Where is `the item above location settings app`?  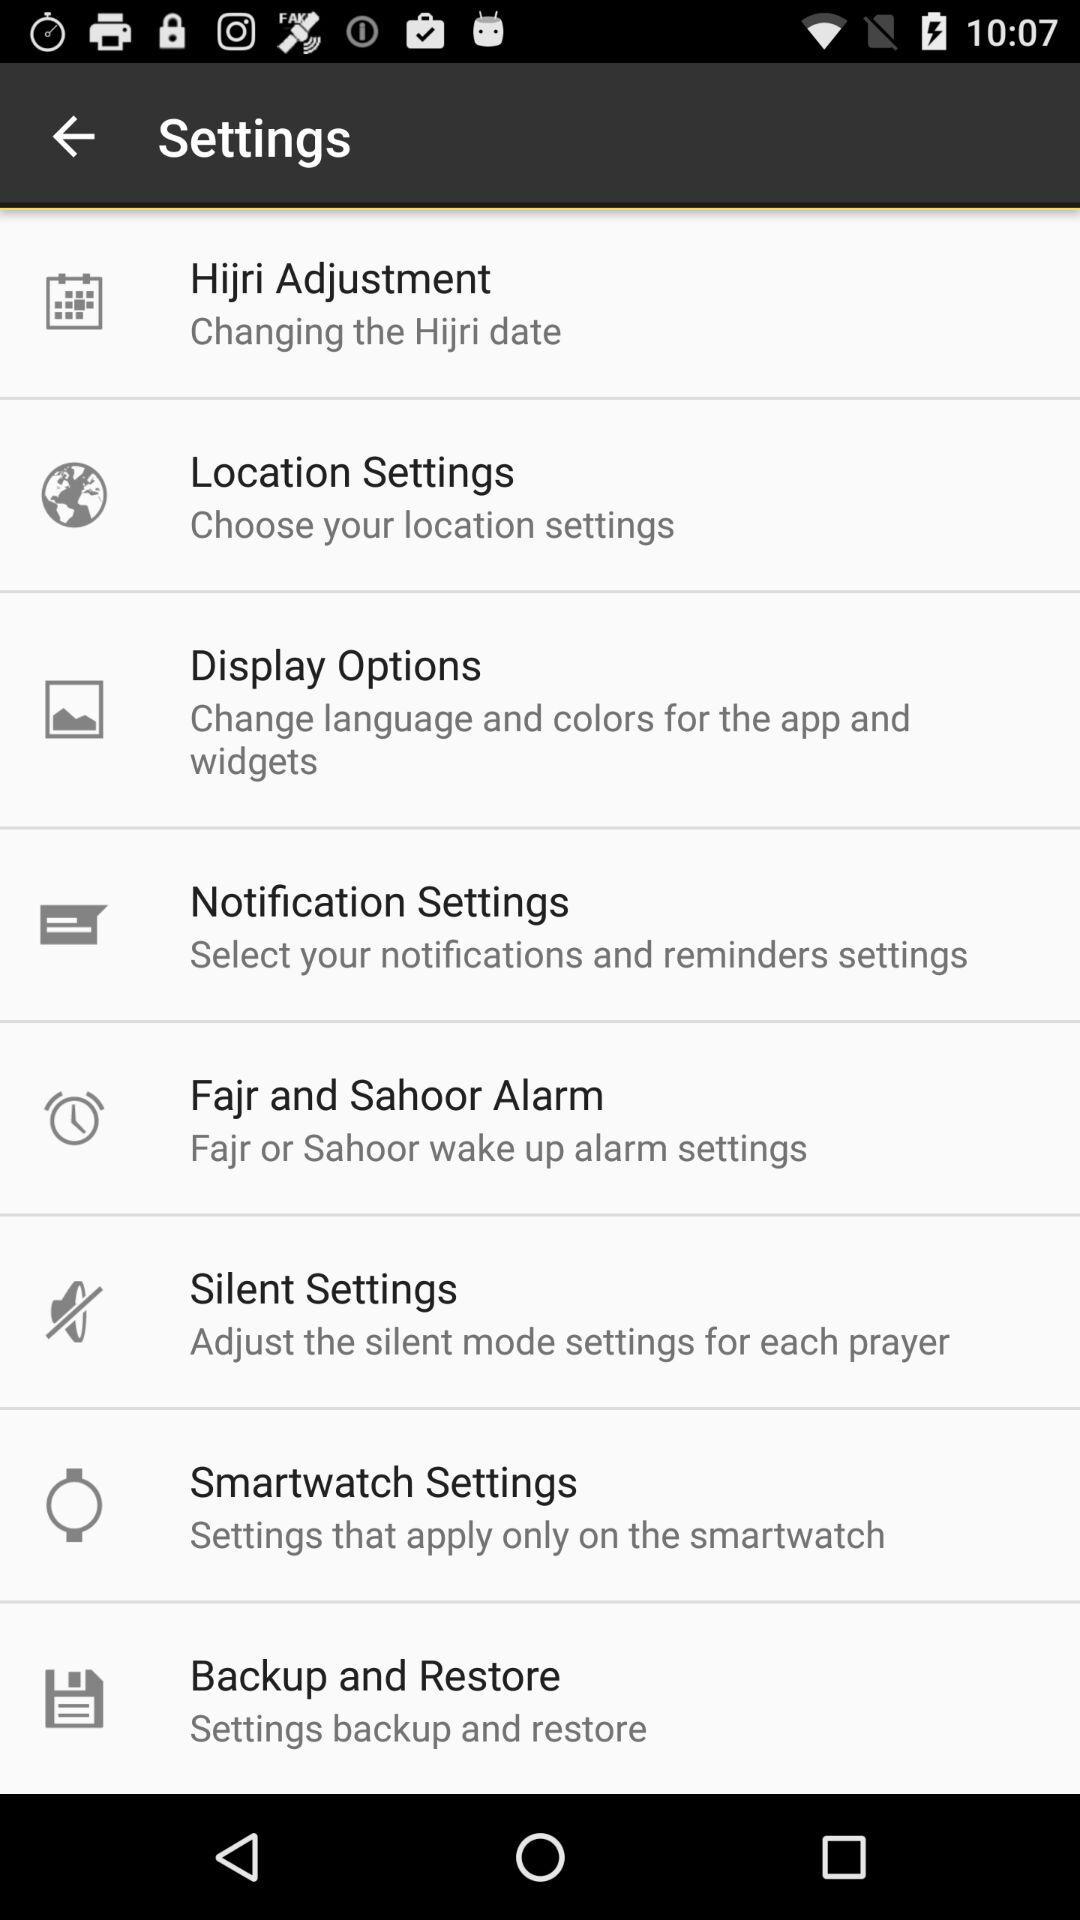 the item above location settings app is located at coordinates (375, 330).